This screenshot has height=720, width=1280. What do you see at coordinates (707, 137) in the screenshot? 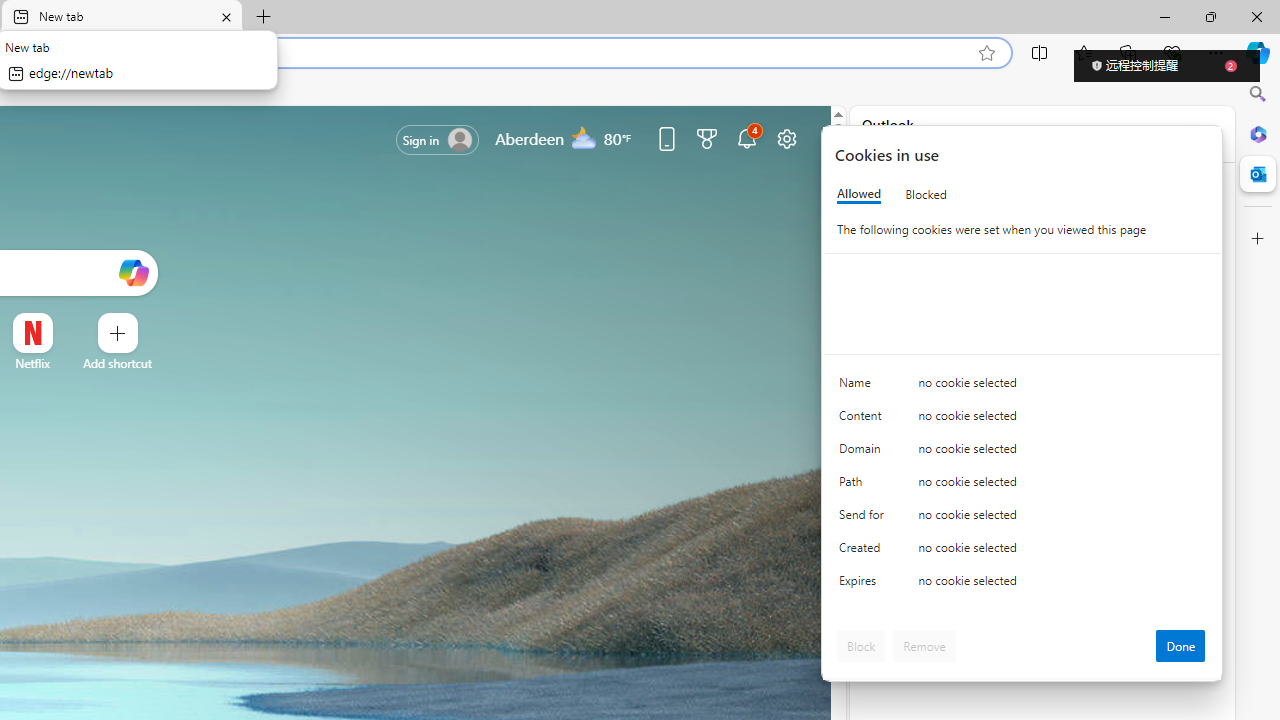
I see `'Microsoft rewards'` at bounding box center [707, 137].